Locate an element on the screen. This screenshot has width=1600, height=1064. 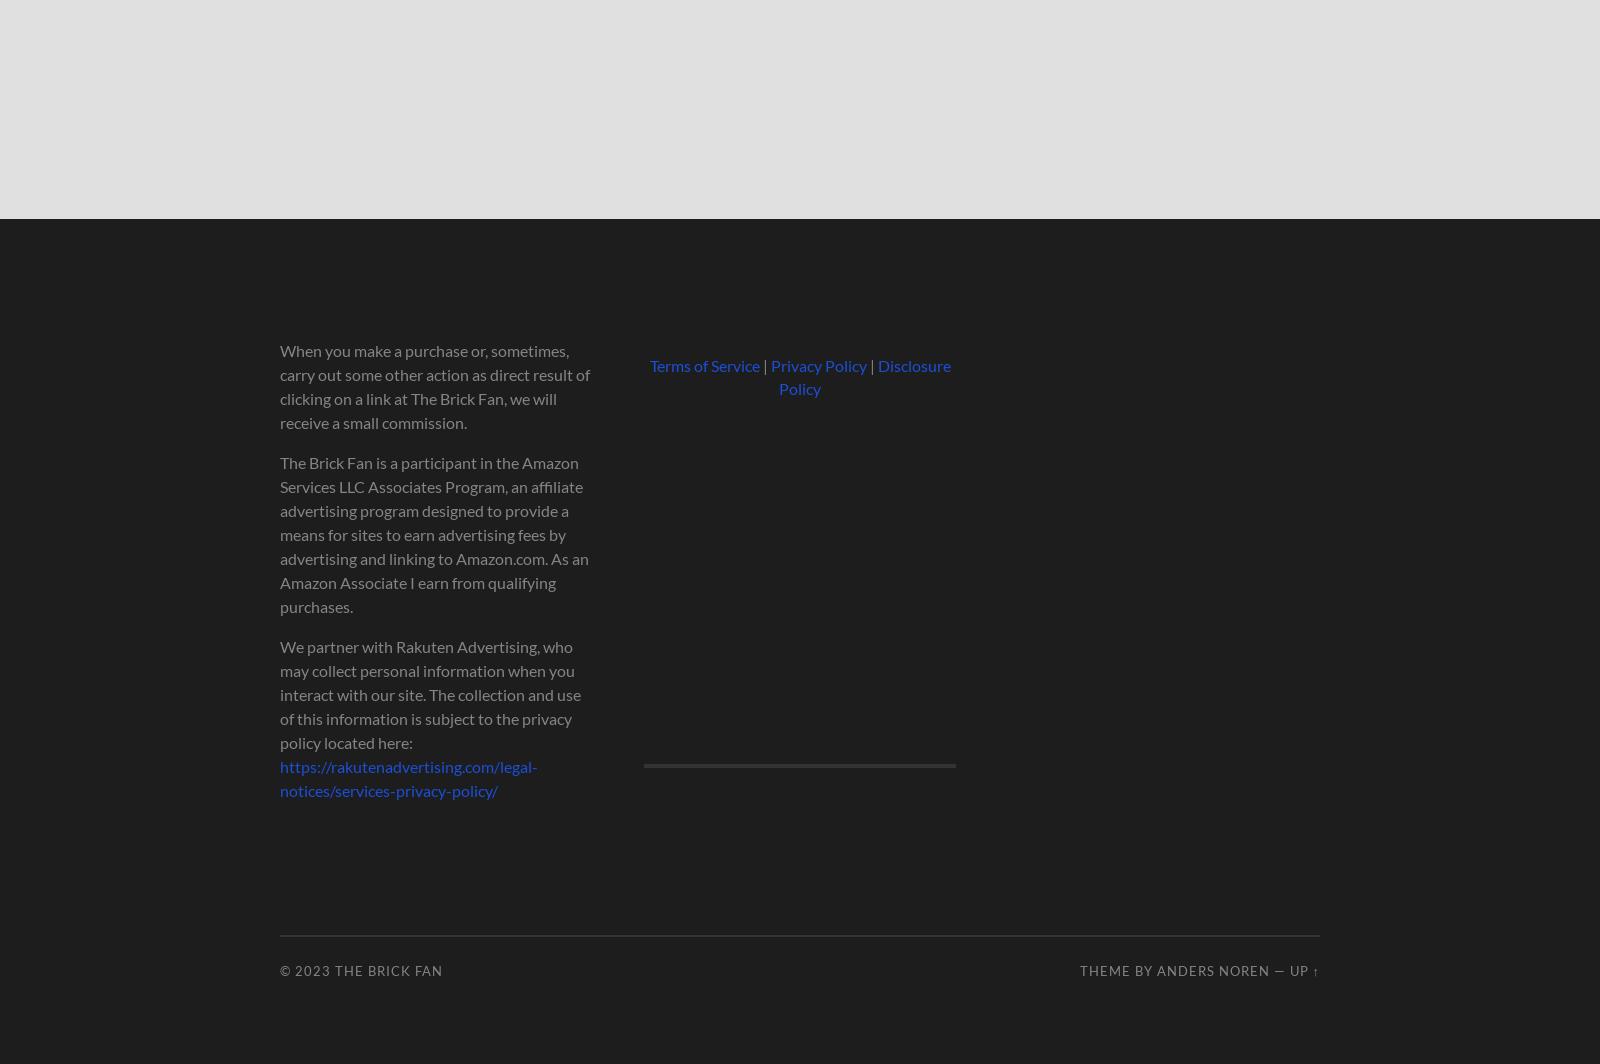
'The Brick Fan' is located at coordinates (388, 970).